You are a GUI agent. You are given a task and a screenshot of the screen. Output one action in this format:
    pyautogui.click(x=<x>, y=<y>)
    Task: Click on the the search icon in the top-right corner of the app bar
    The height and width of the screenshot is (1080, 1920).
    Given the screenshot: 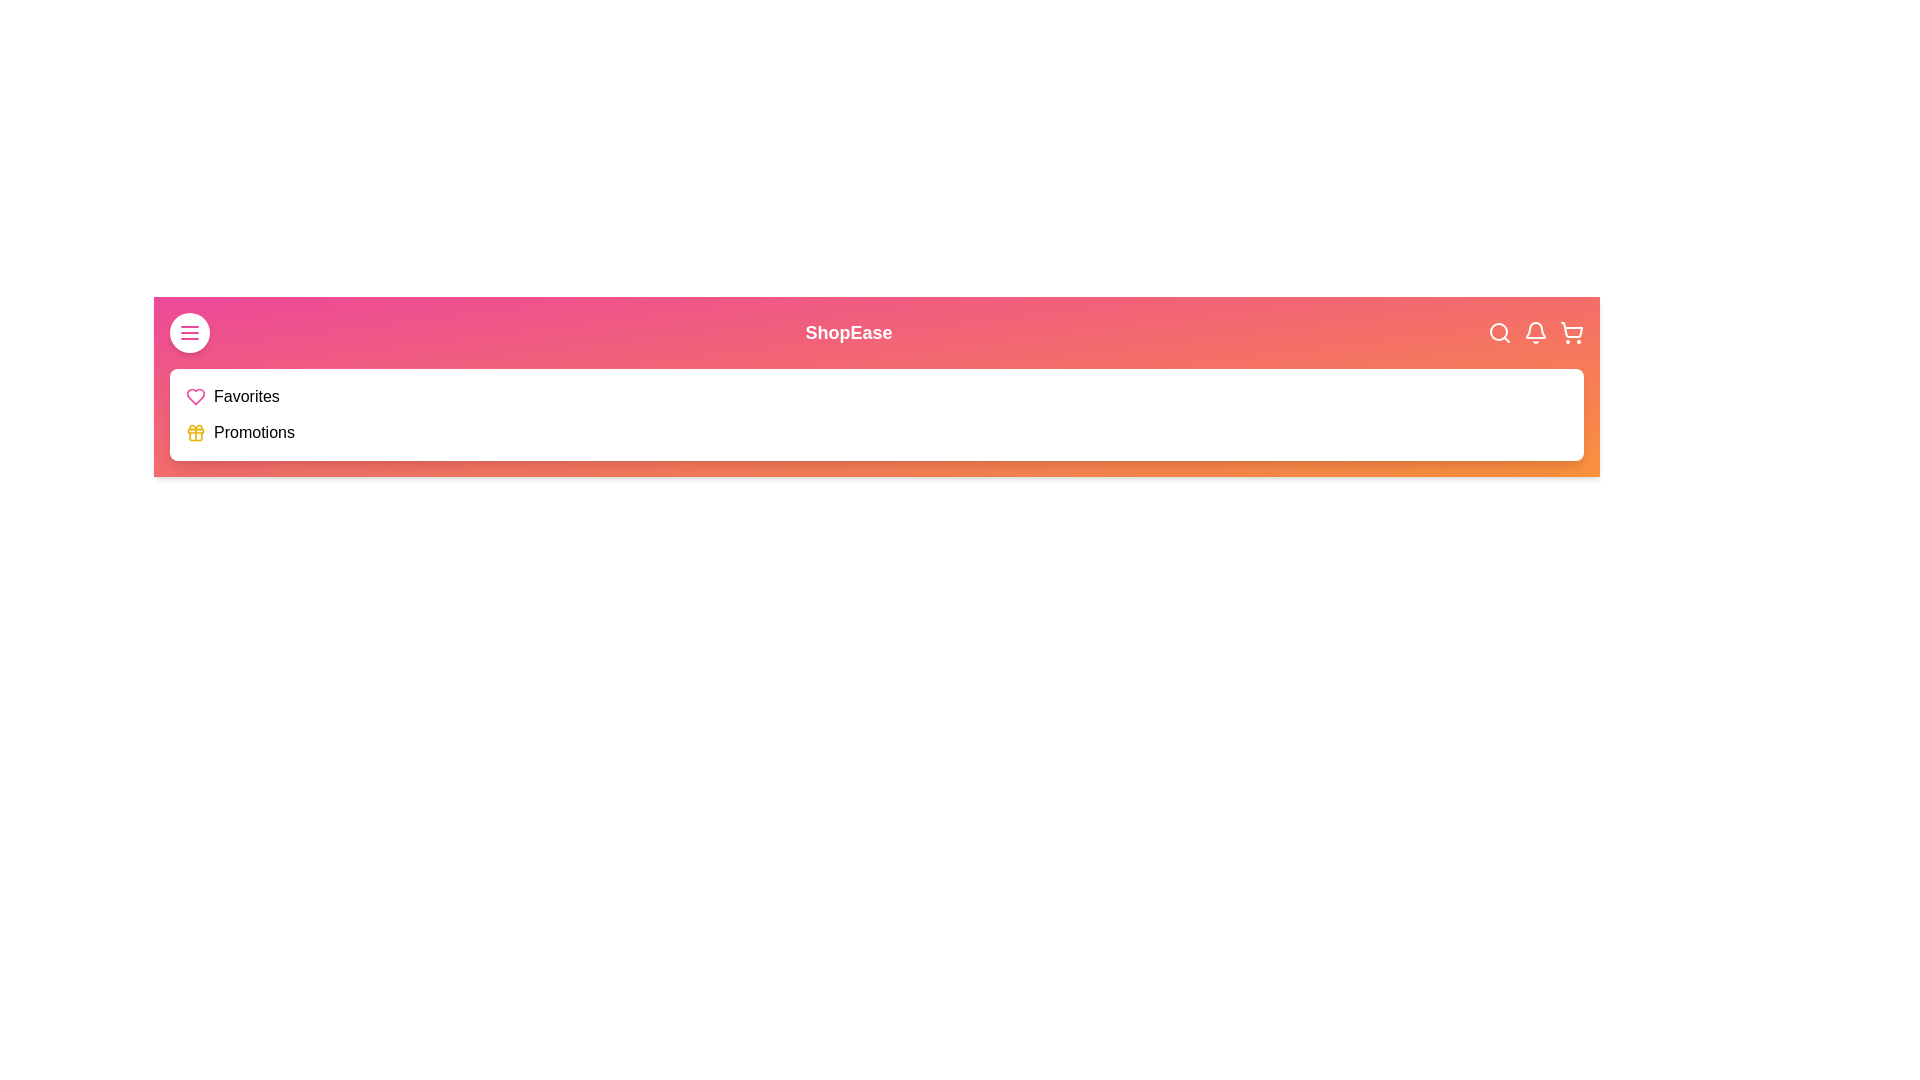 What is the action you would take?
    pyautogui.click(x=1499, y=331)
    